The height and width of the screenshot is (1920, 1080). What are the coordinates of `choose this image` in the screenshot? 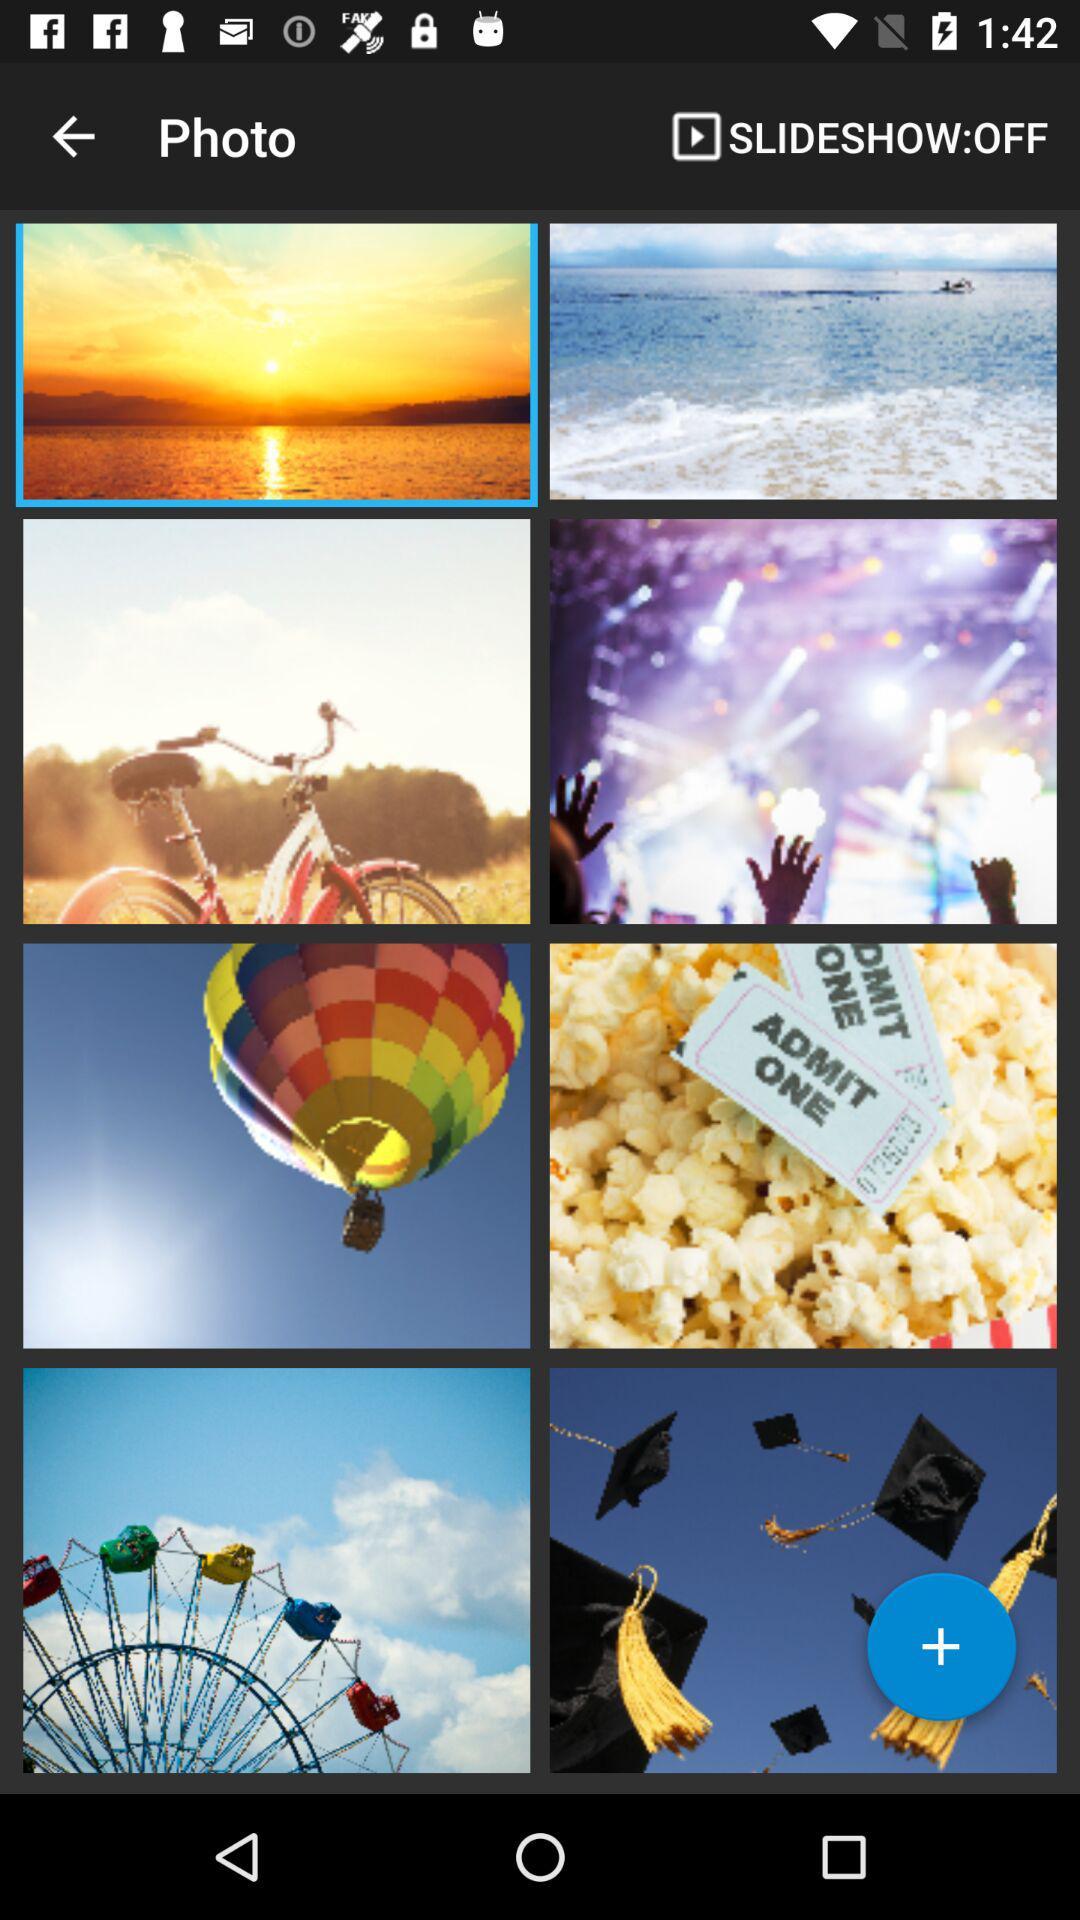 It's located at (802, 1567).